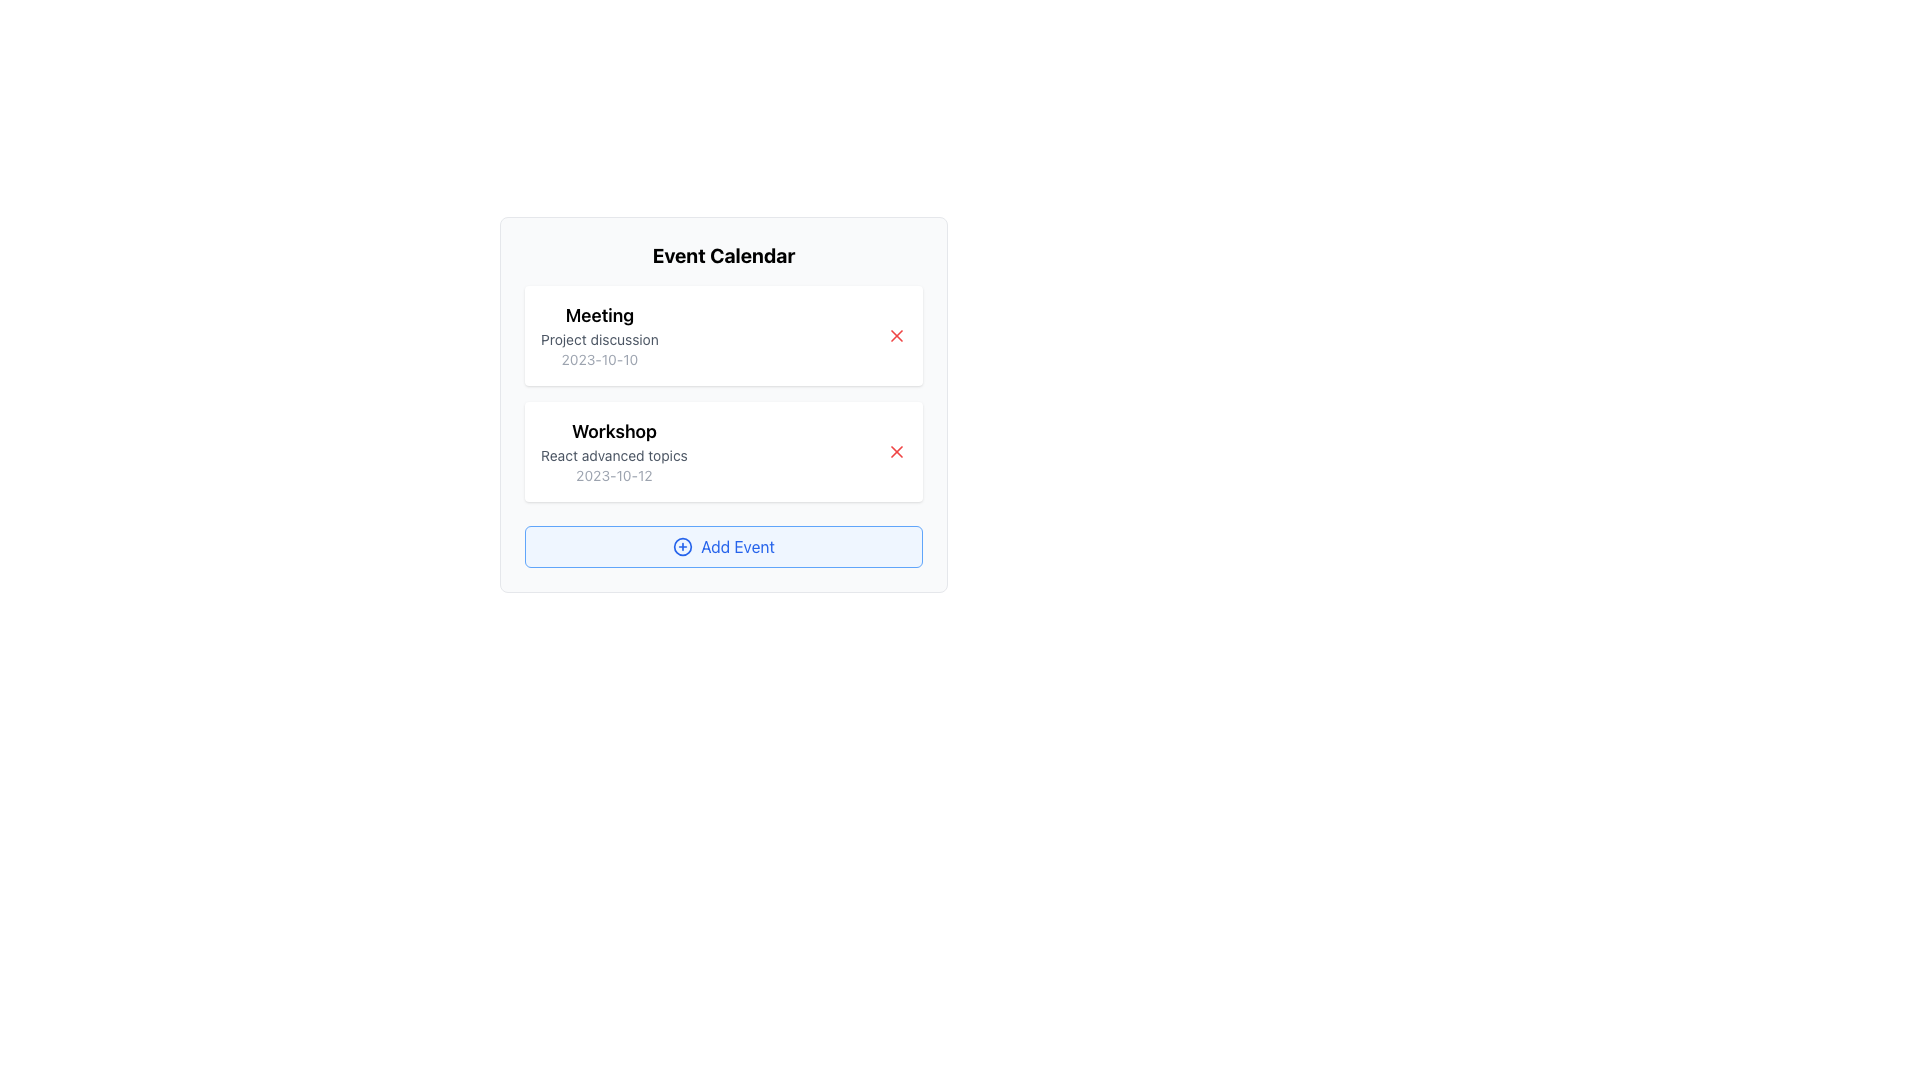 The height and width of the screenshot is (1080, 1920). Describe the element at coordinates (613, 431) in the screenshot. I see `the 'Workshop' text label that is styled in bold and large font, located within a card-like structure` at that location.